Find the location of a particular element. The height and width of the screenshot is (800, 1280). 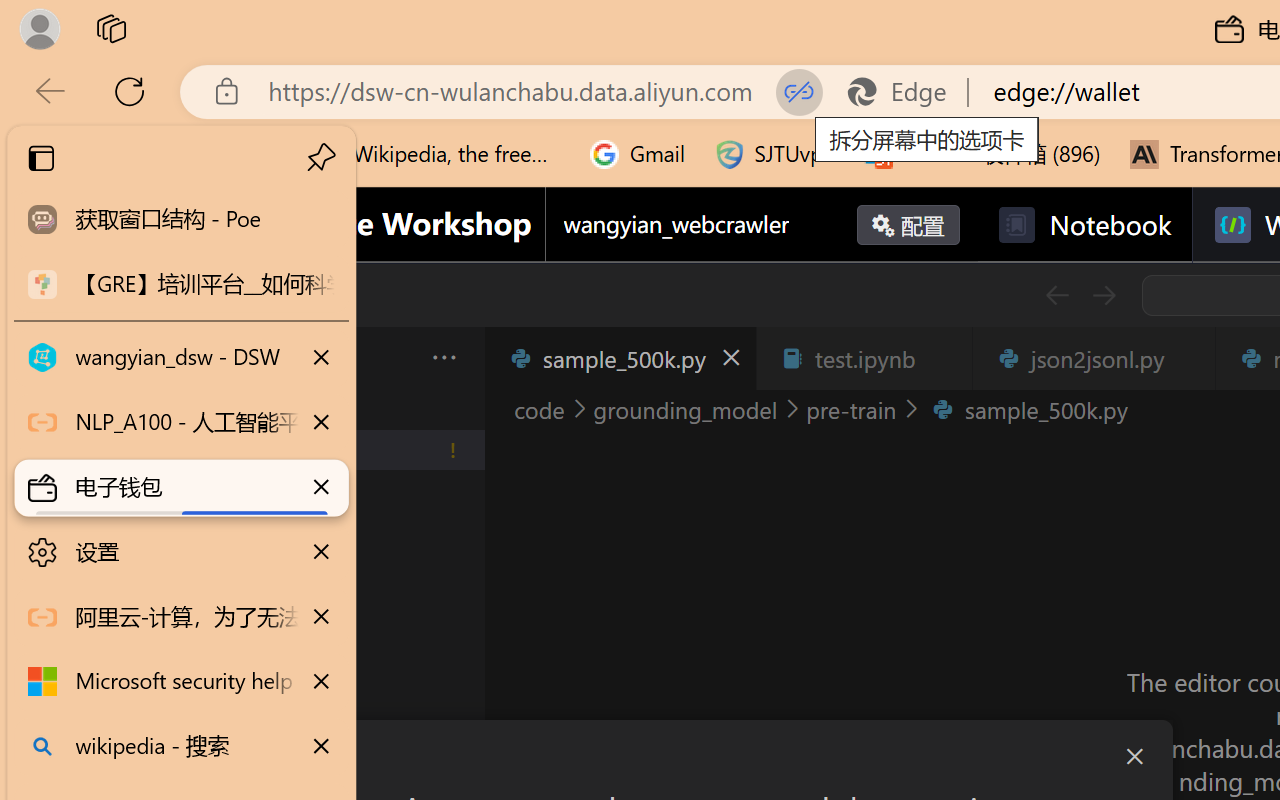

'Wikipedia, the free encyclopedia' is located at coordinates (436, 154).